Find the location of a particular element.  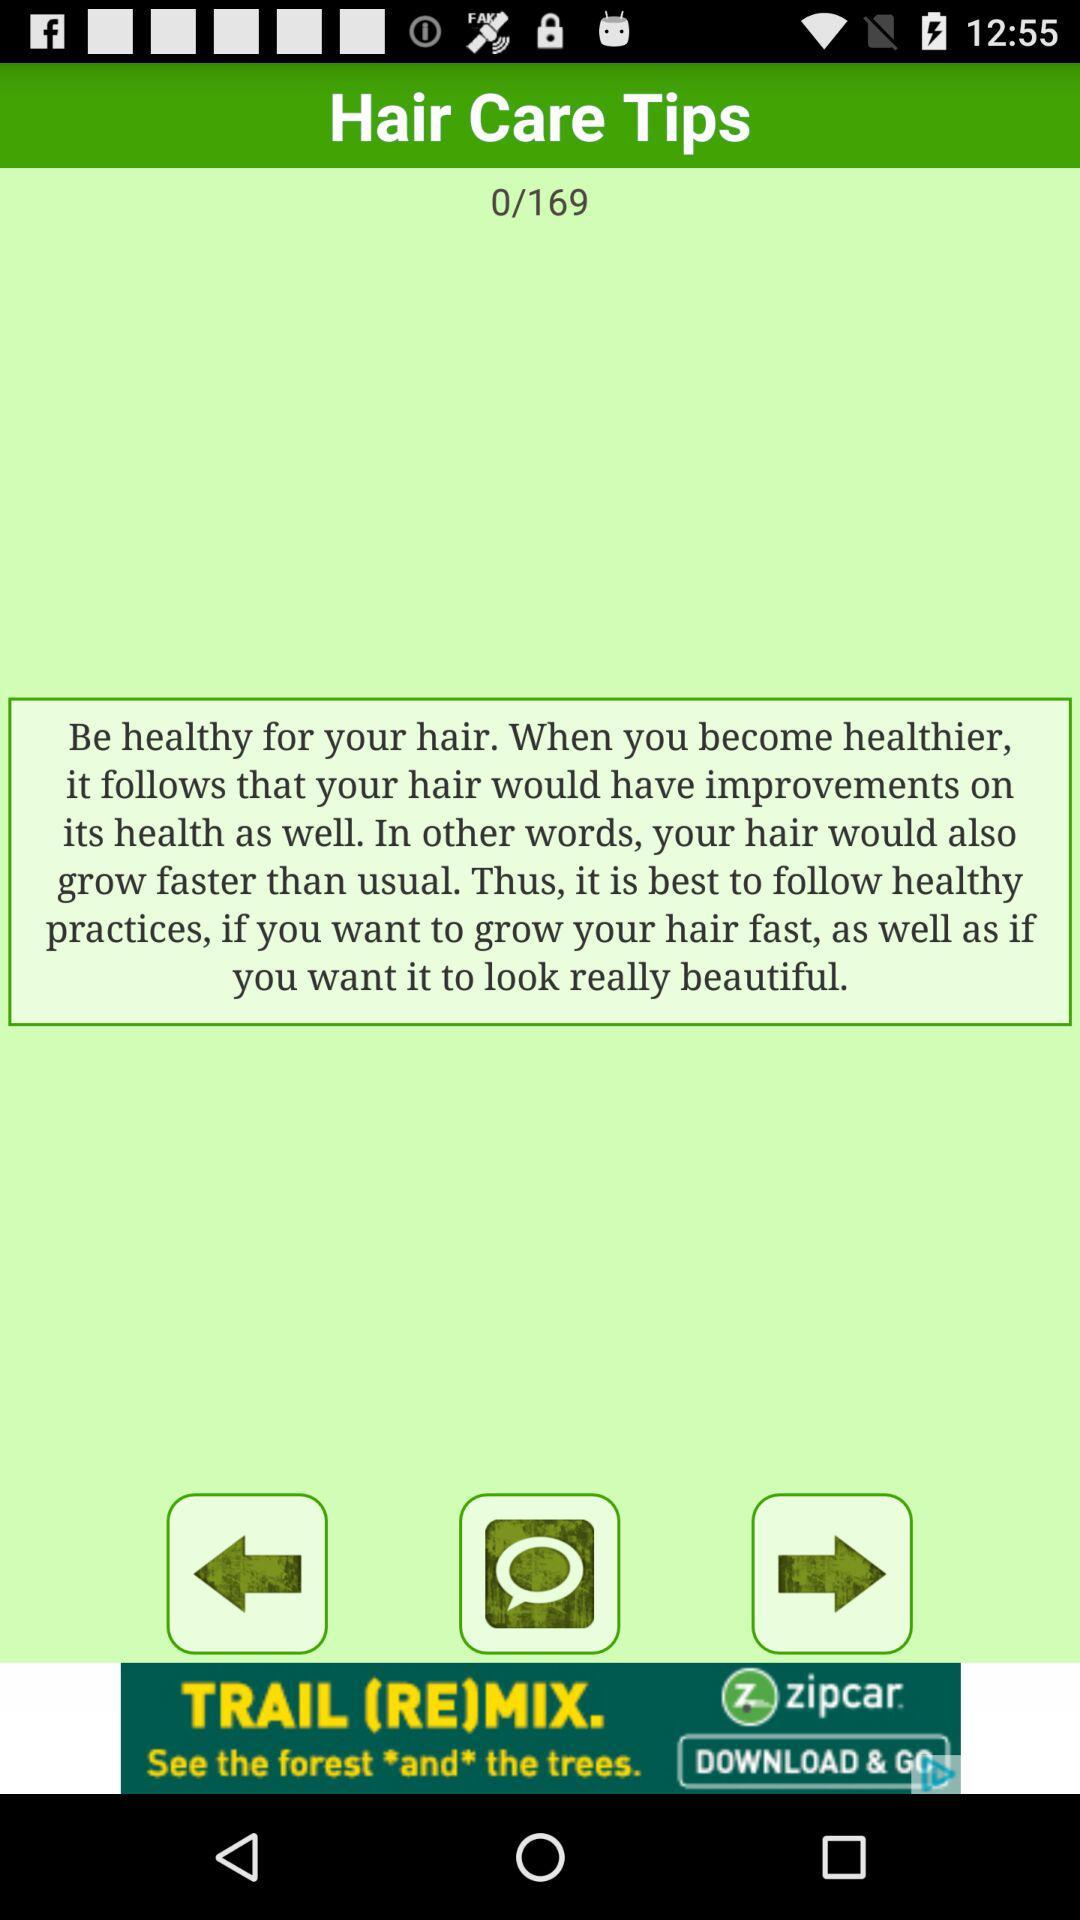

next button is located at coordinates (832, 1572).